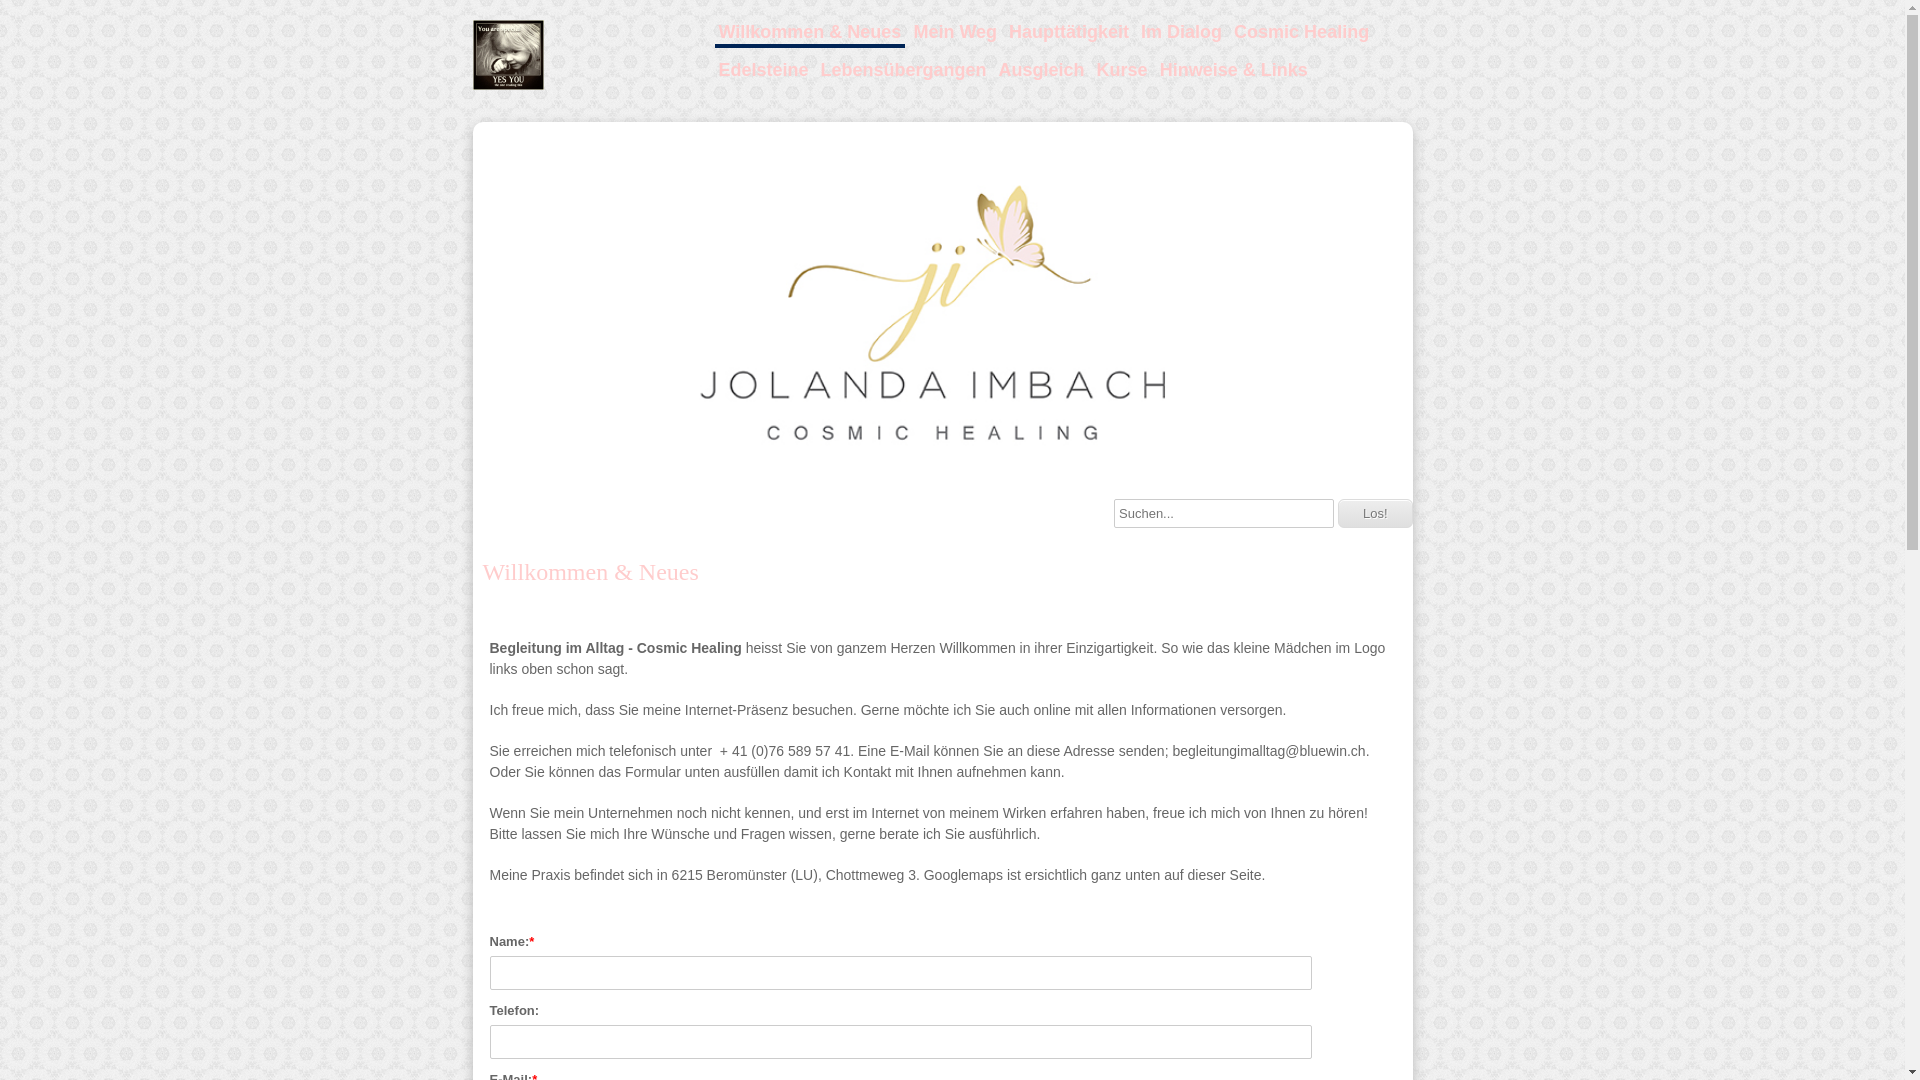 This screenshot has width=1920, height=1080. I want to click on 'Ausgleich', so click(1040, 68).